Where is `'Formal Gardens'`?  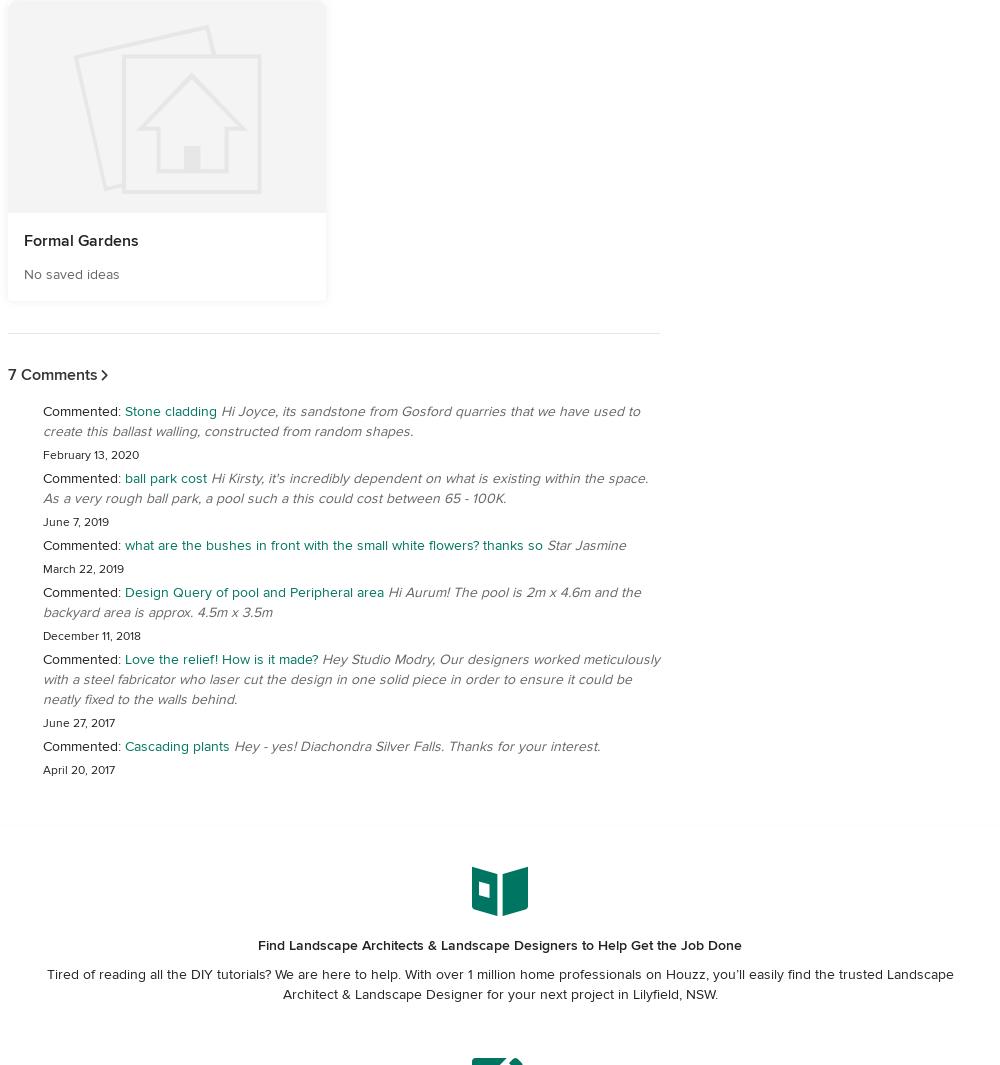 'Formal Gardens' is located at coordinates (80, 240).